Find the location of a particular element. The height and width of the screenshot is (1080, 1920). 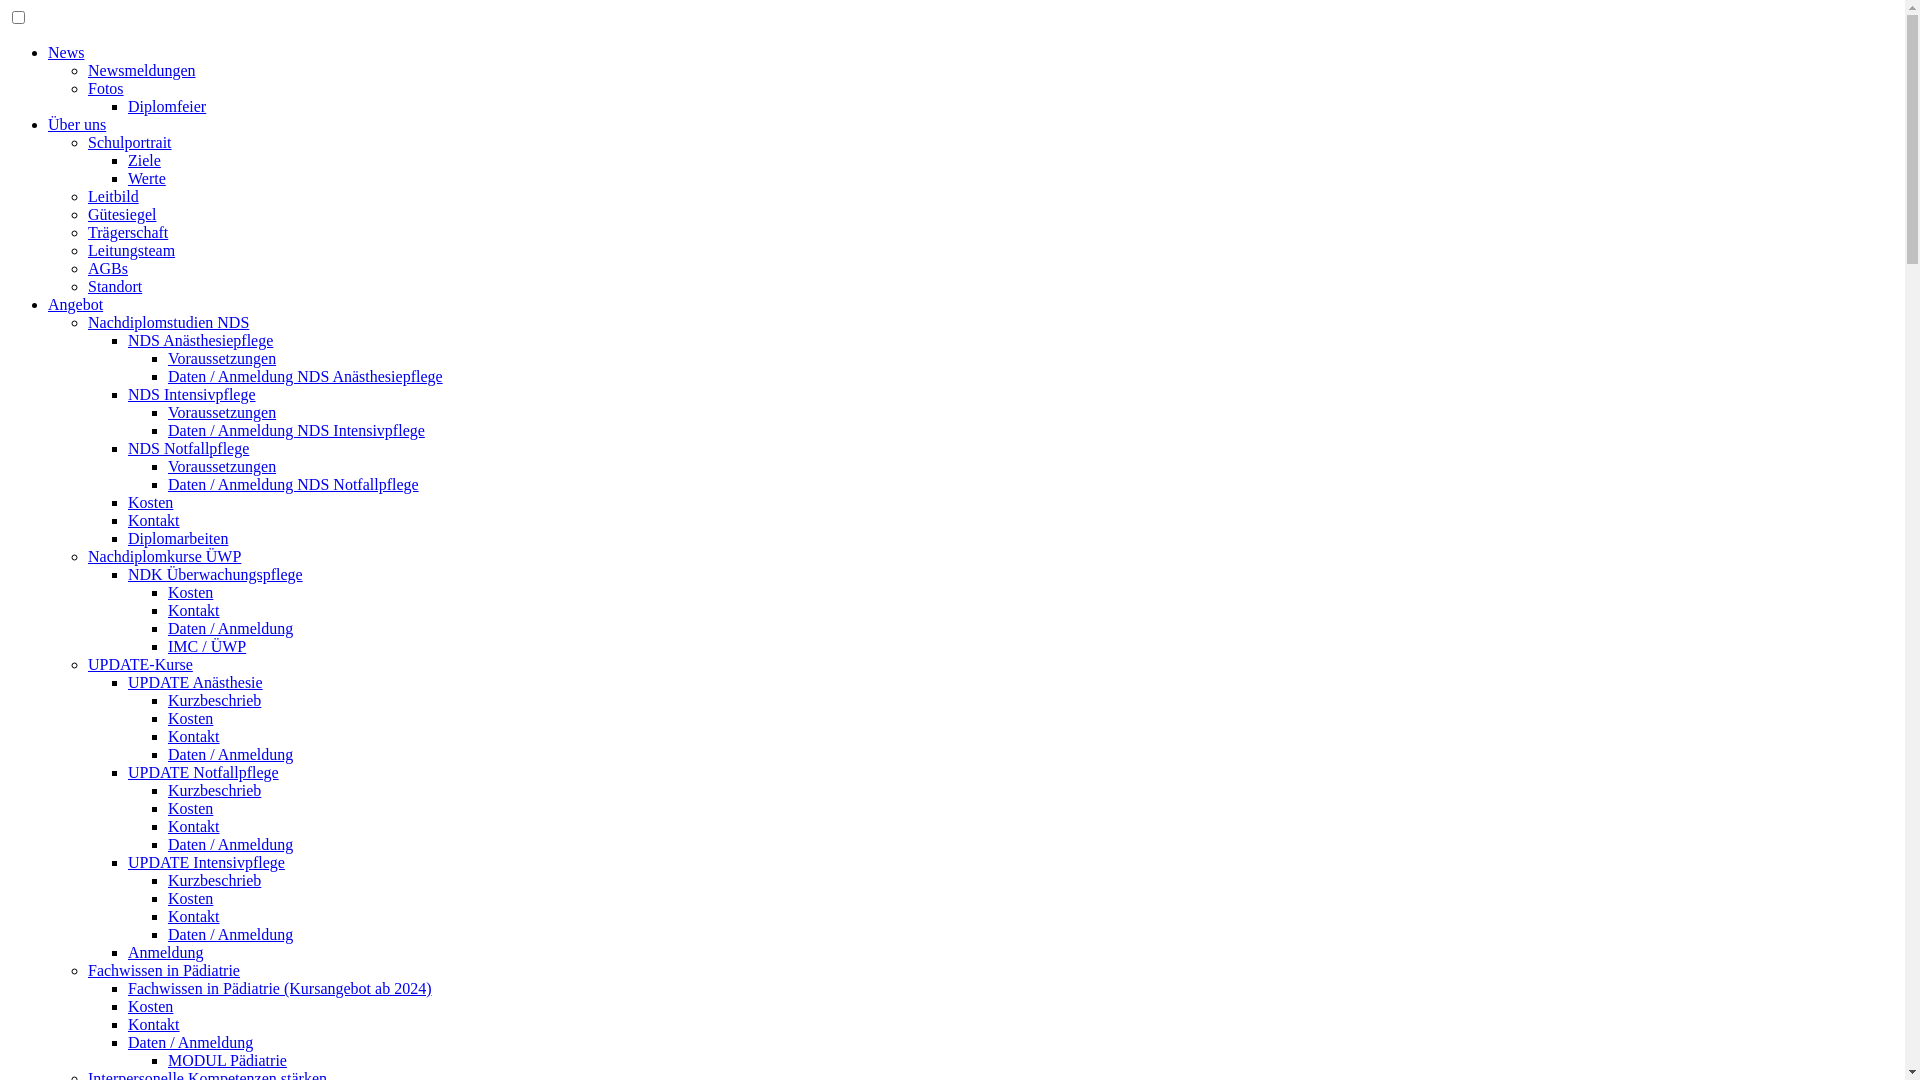

'Anmeldung' is located at coordinates (127, 951).